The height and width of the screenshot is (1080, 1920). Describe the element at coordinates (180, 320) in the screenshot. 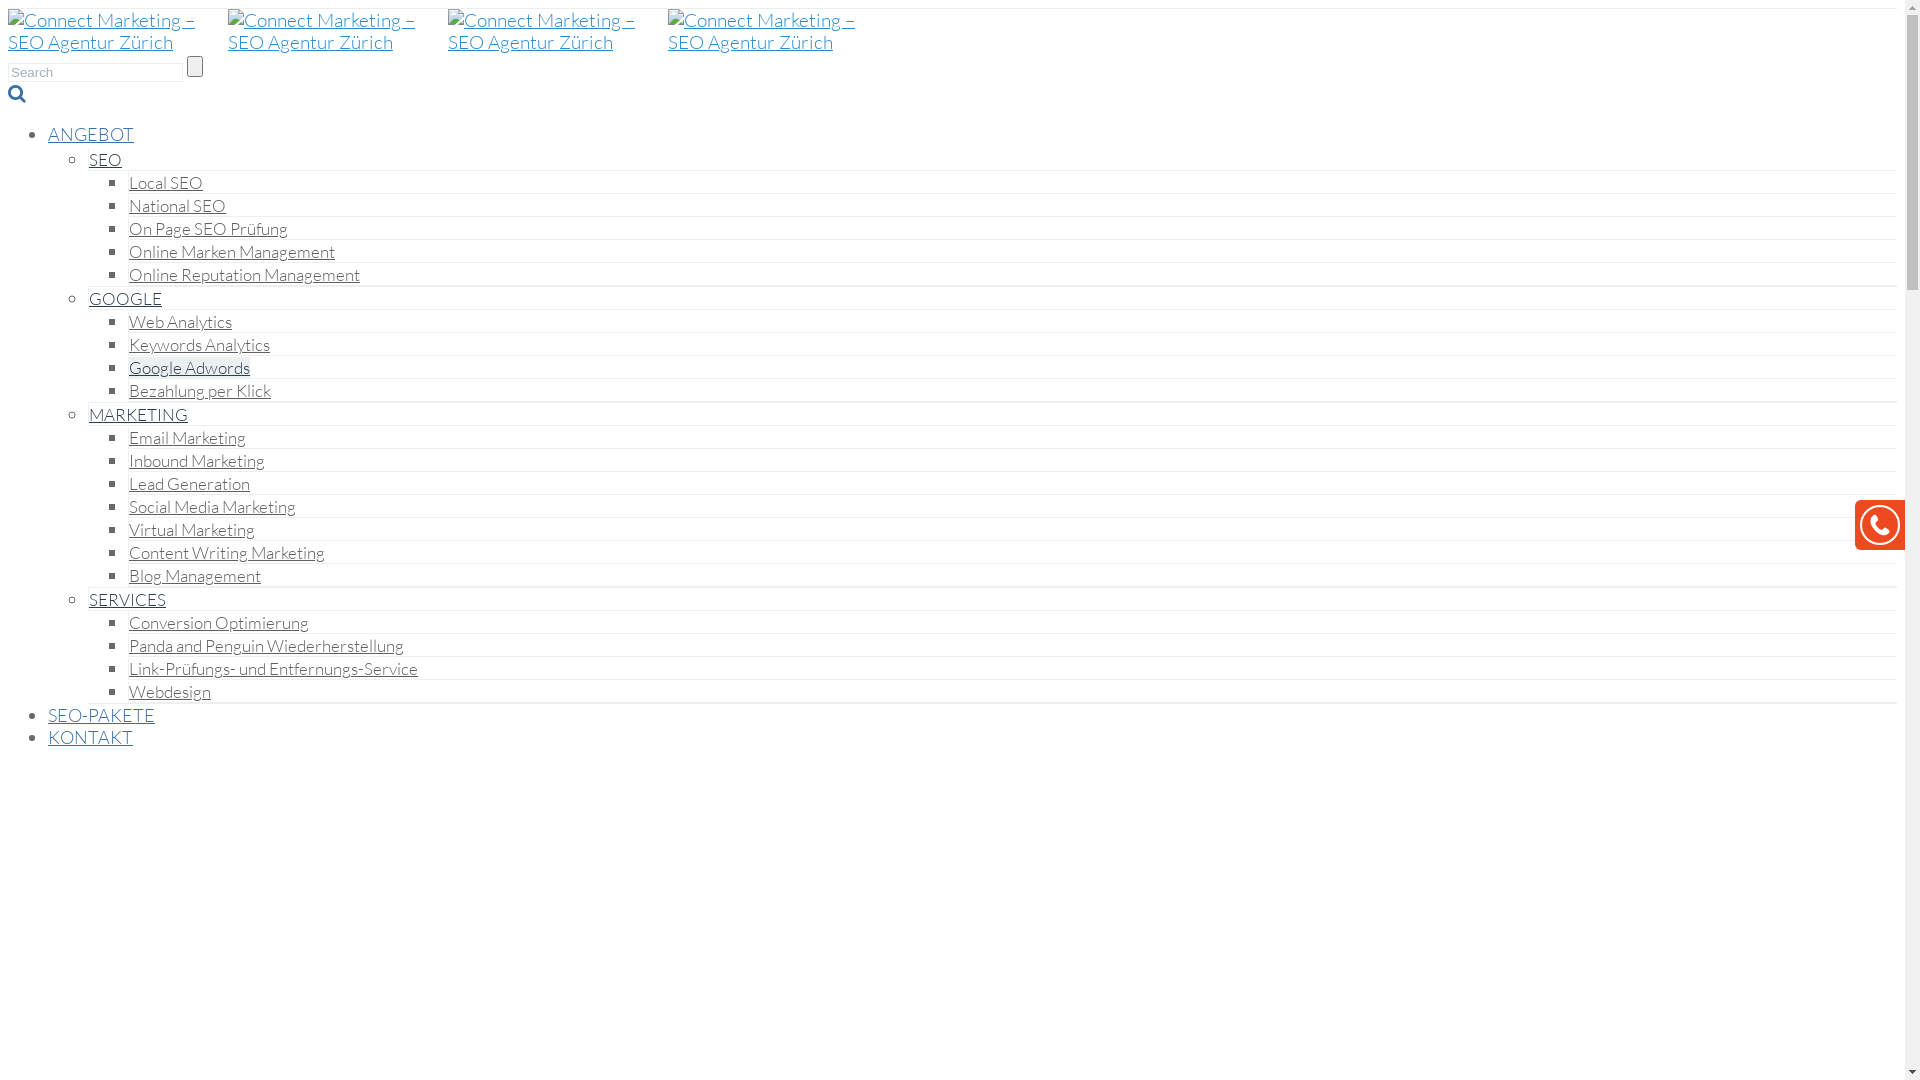

I see `'Web Analytics'` at that location.